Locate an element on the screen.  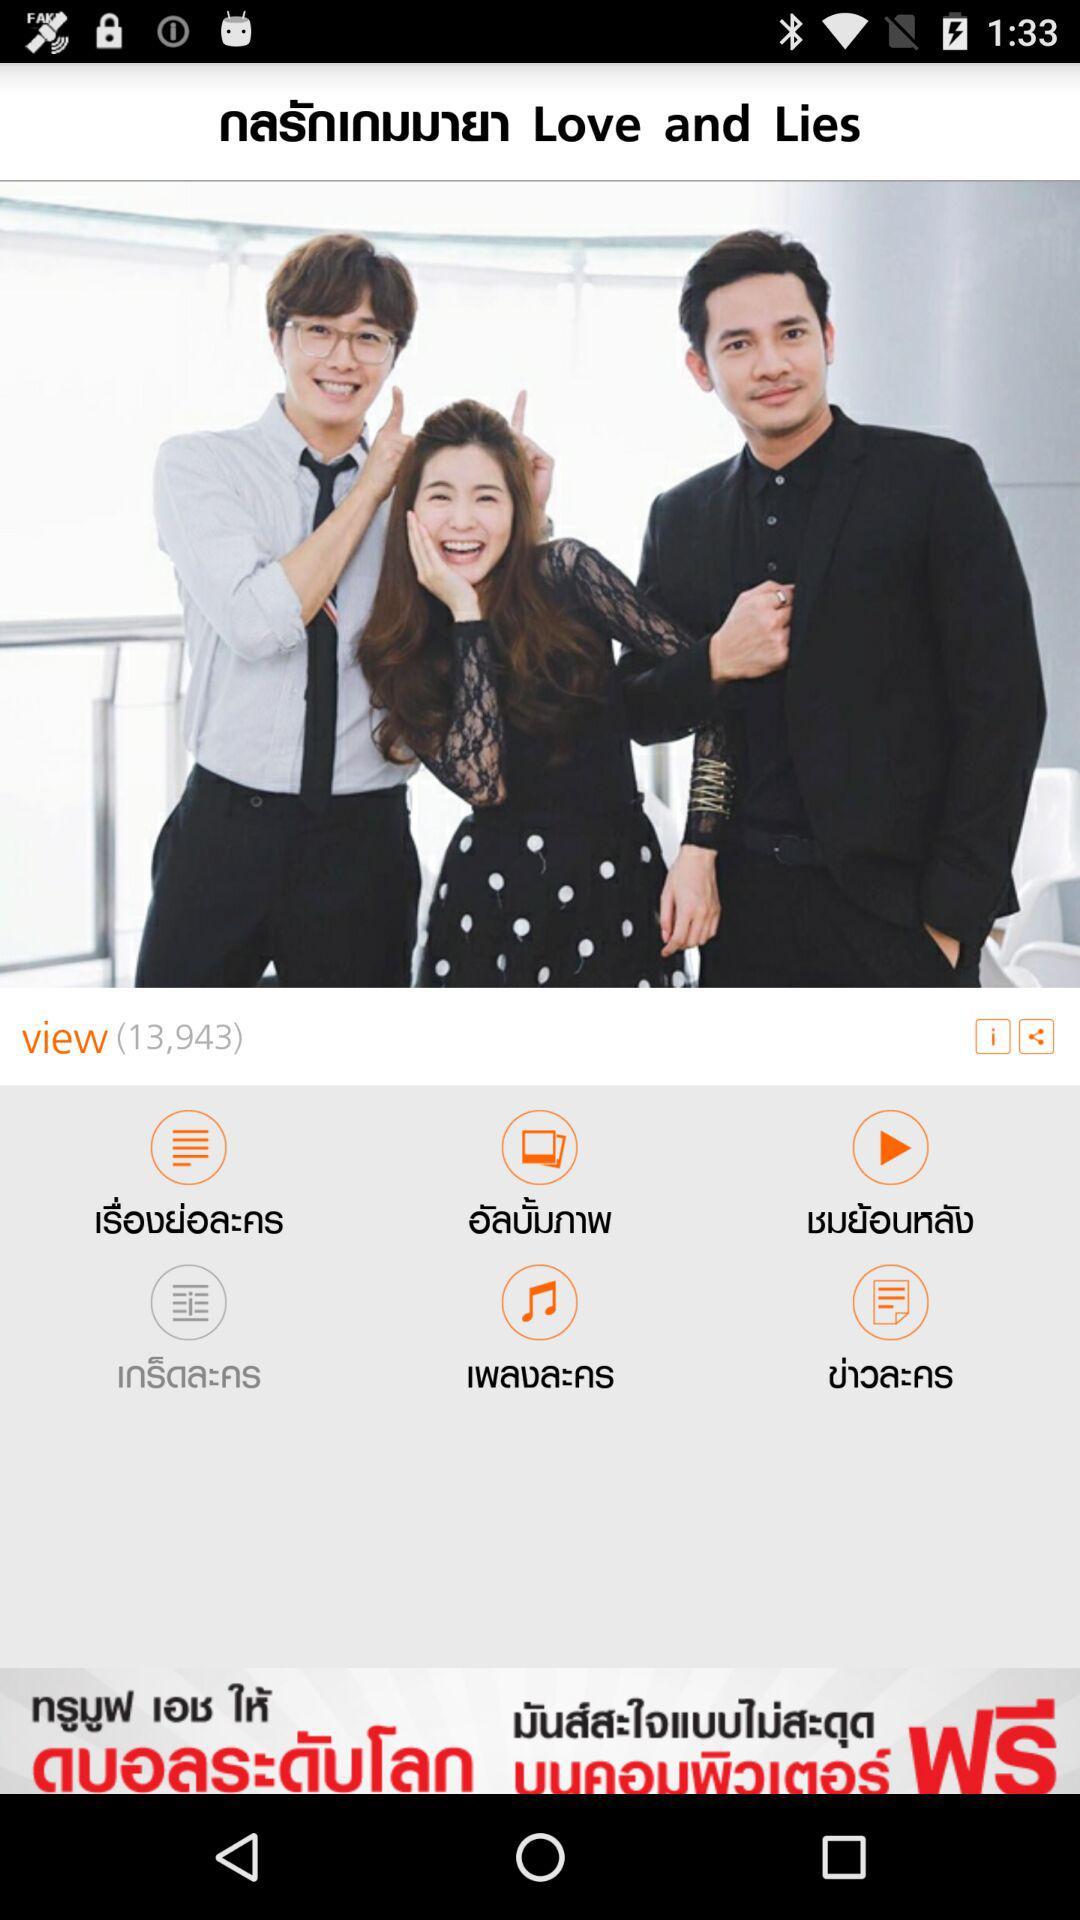
the info icon is located at coordinates (992, 1108).